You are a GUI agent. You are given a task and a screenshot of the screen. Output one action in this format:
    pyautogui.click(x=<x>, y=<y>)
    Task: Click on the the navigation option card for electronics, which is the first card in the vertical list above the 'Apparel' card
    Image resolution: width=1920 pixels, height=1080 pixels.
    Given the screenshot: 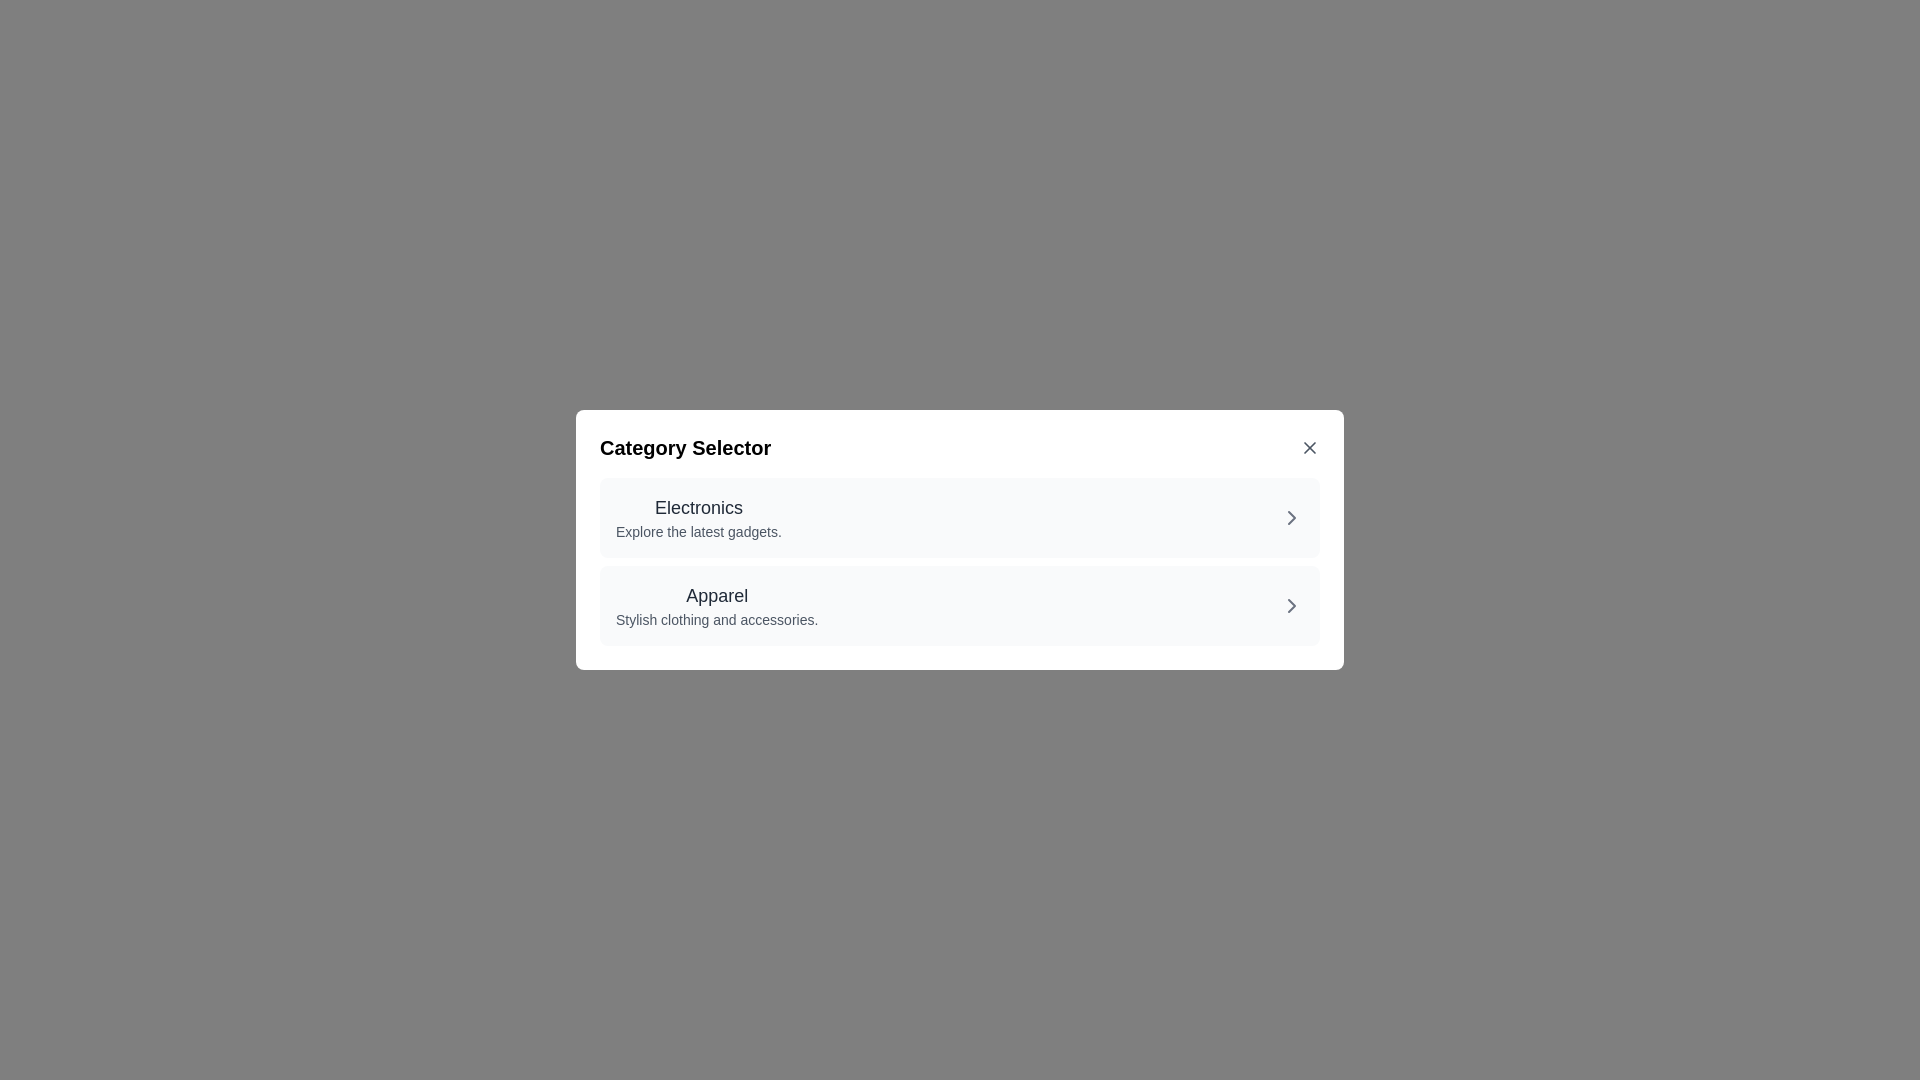 What is the action you would take?
    pyautogui.click(x=698, y=516)
    